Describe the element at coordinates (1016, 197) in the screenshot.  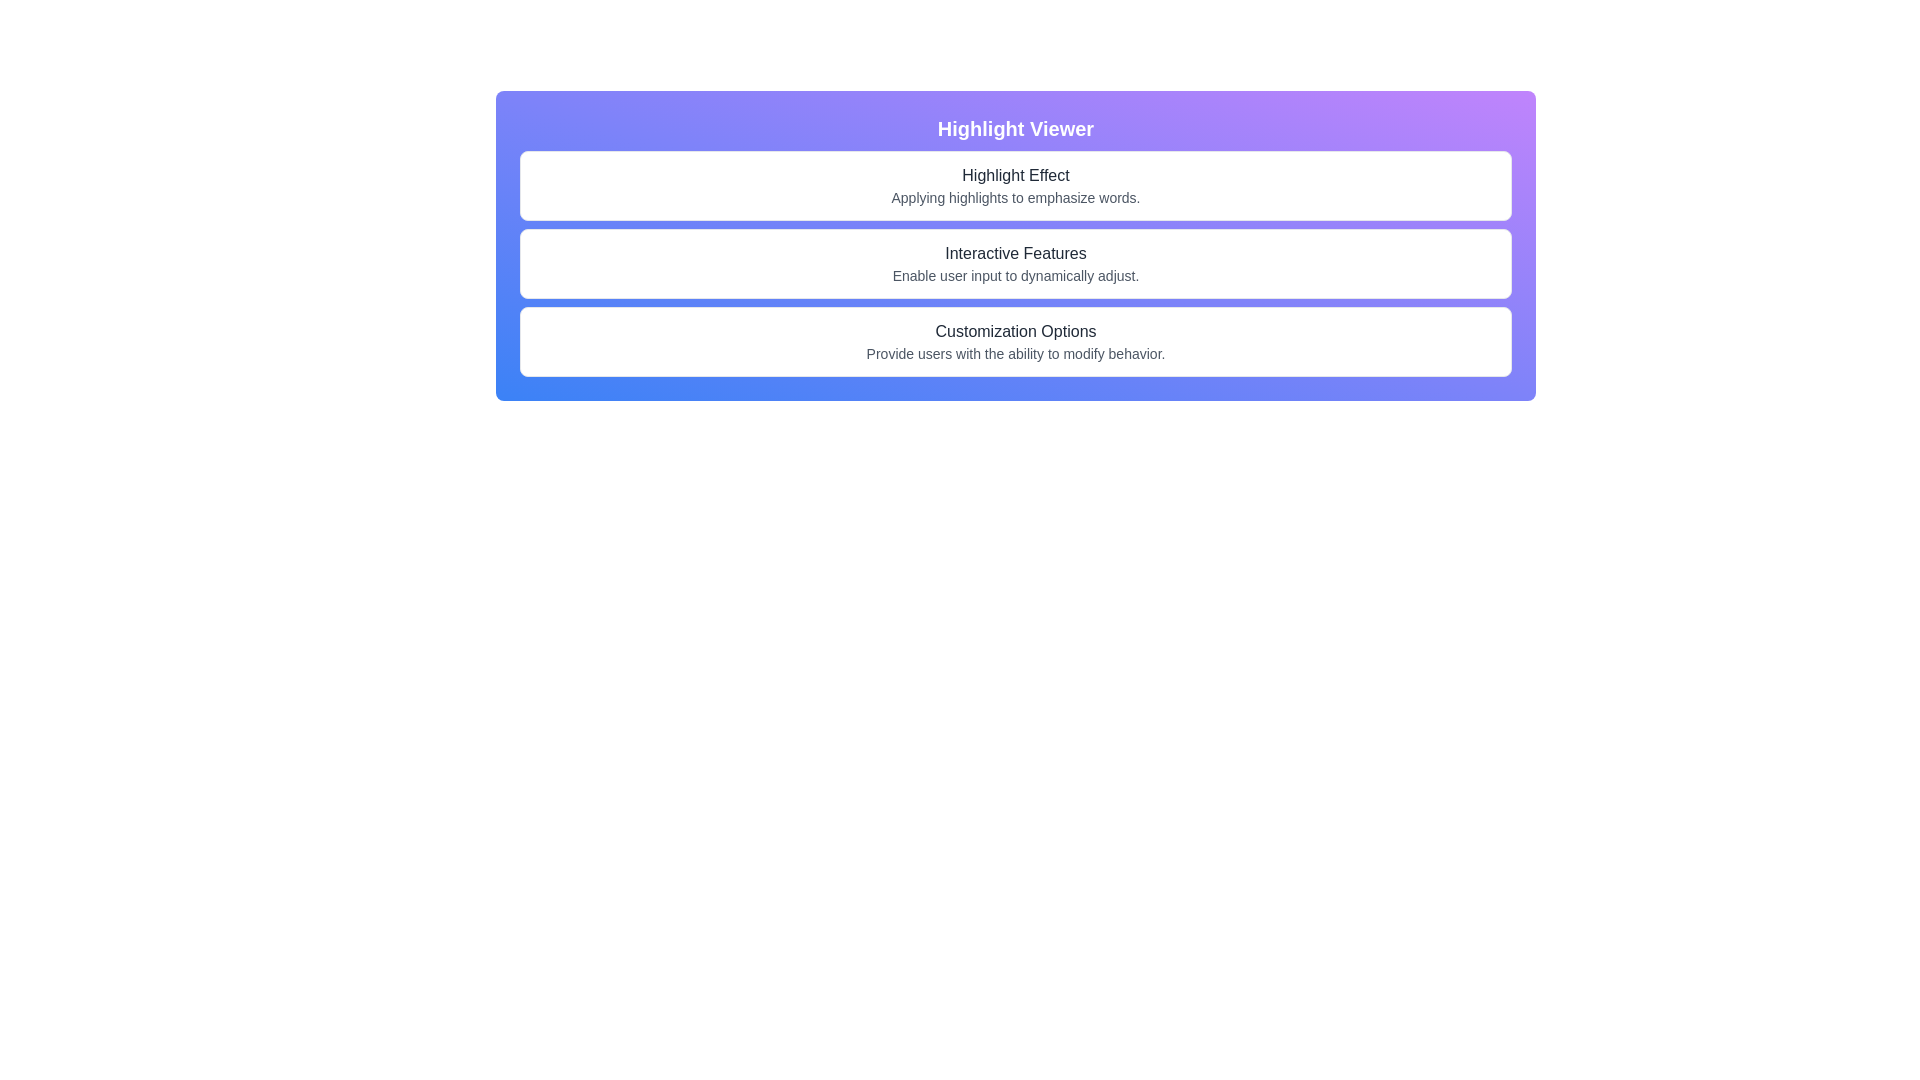
I see `the descriptive text label providing additional details about the 'Highlight Effect' feature, which is located under the 'Highlight Viewer' header` at that location.